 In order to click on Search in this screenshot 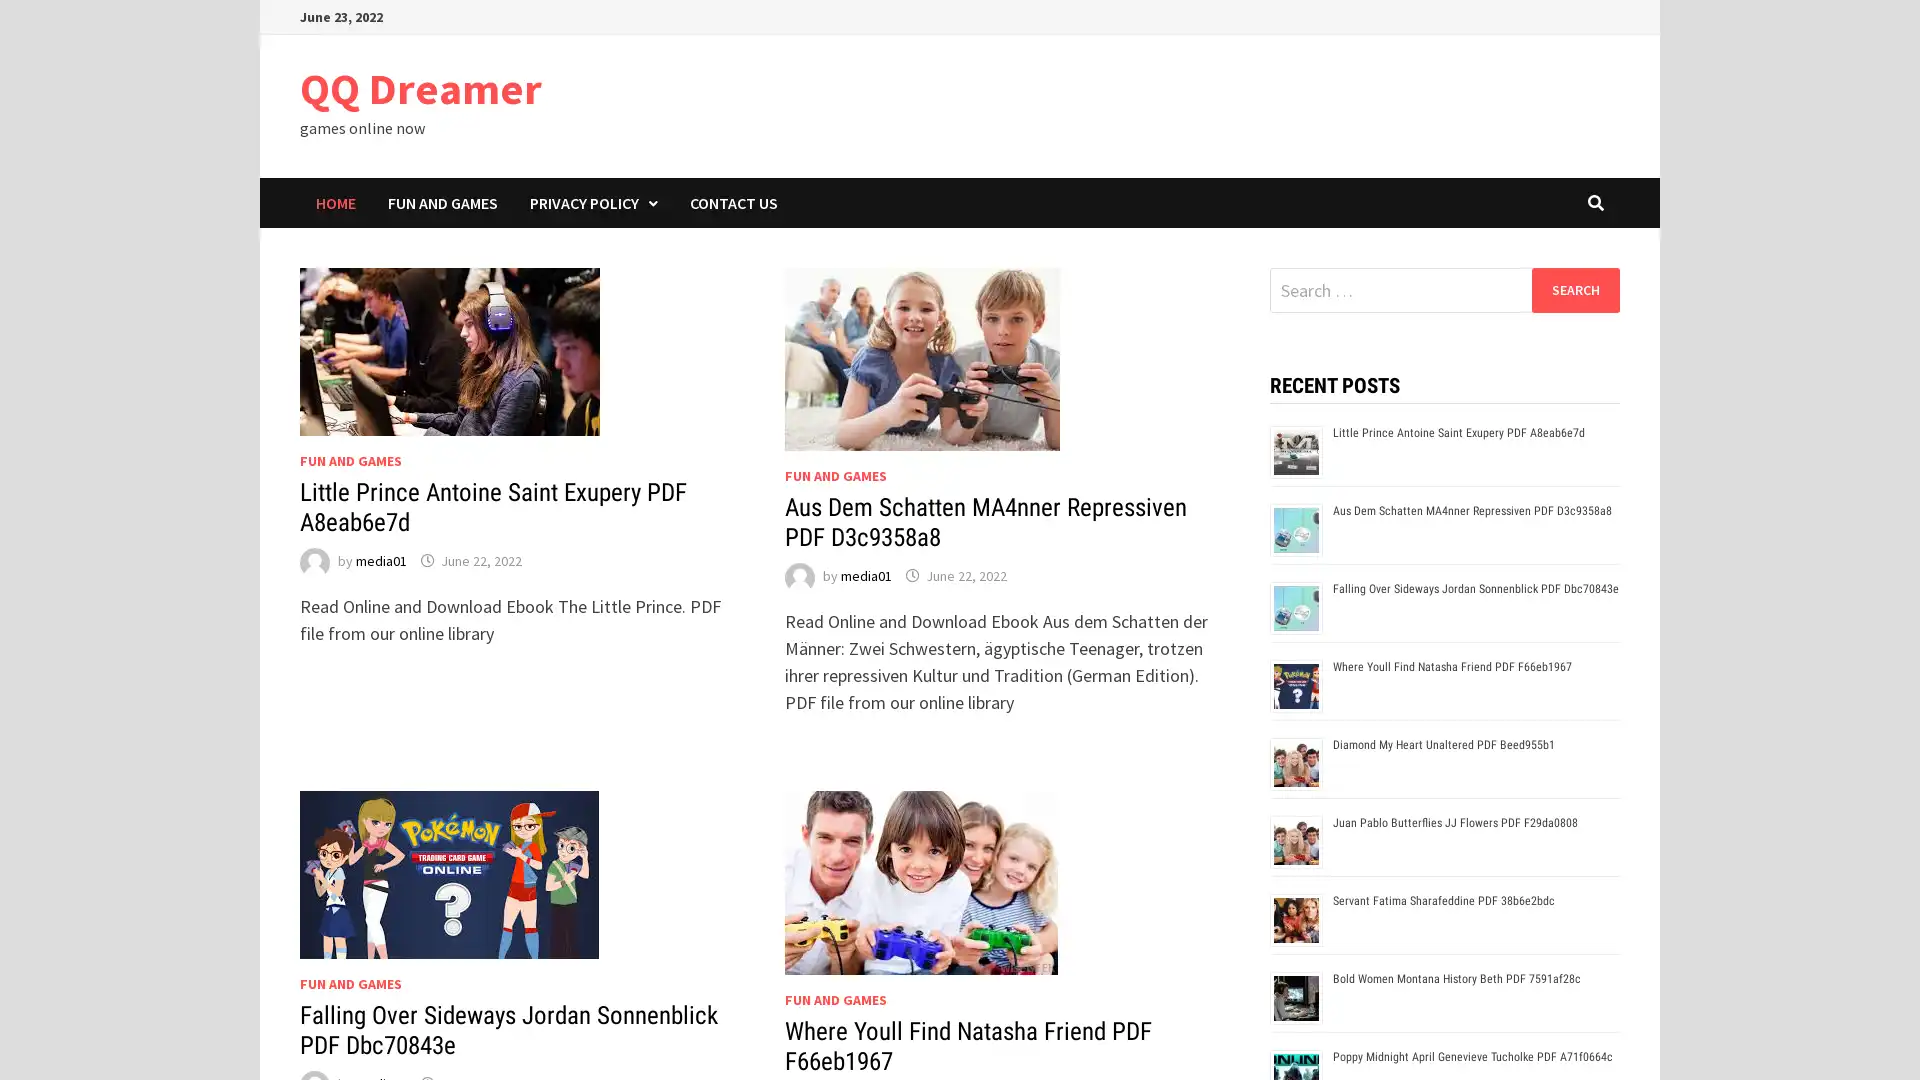, I will do `click(1574, 289)`.